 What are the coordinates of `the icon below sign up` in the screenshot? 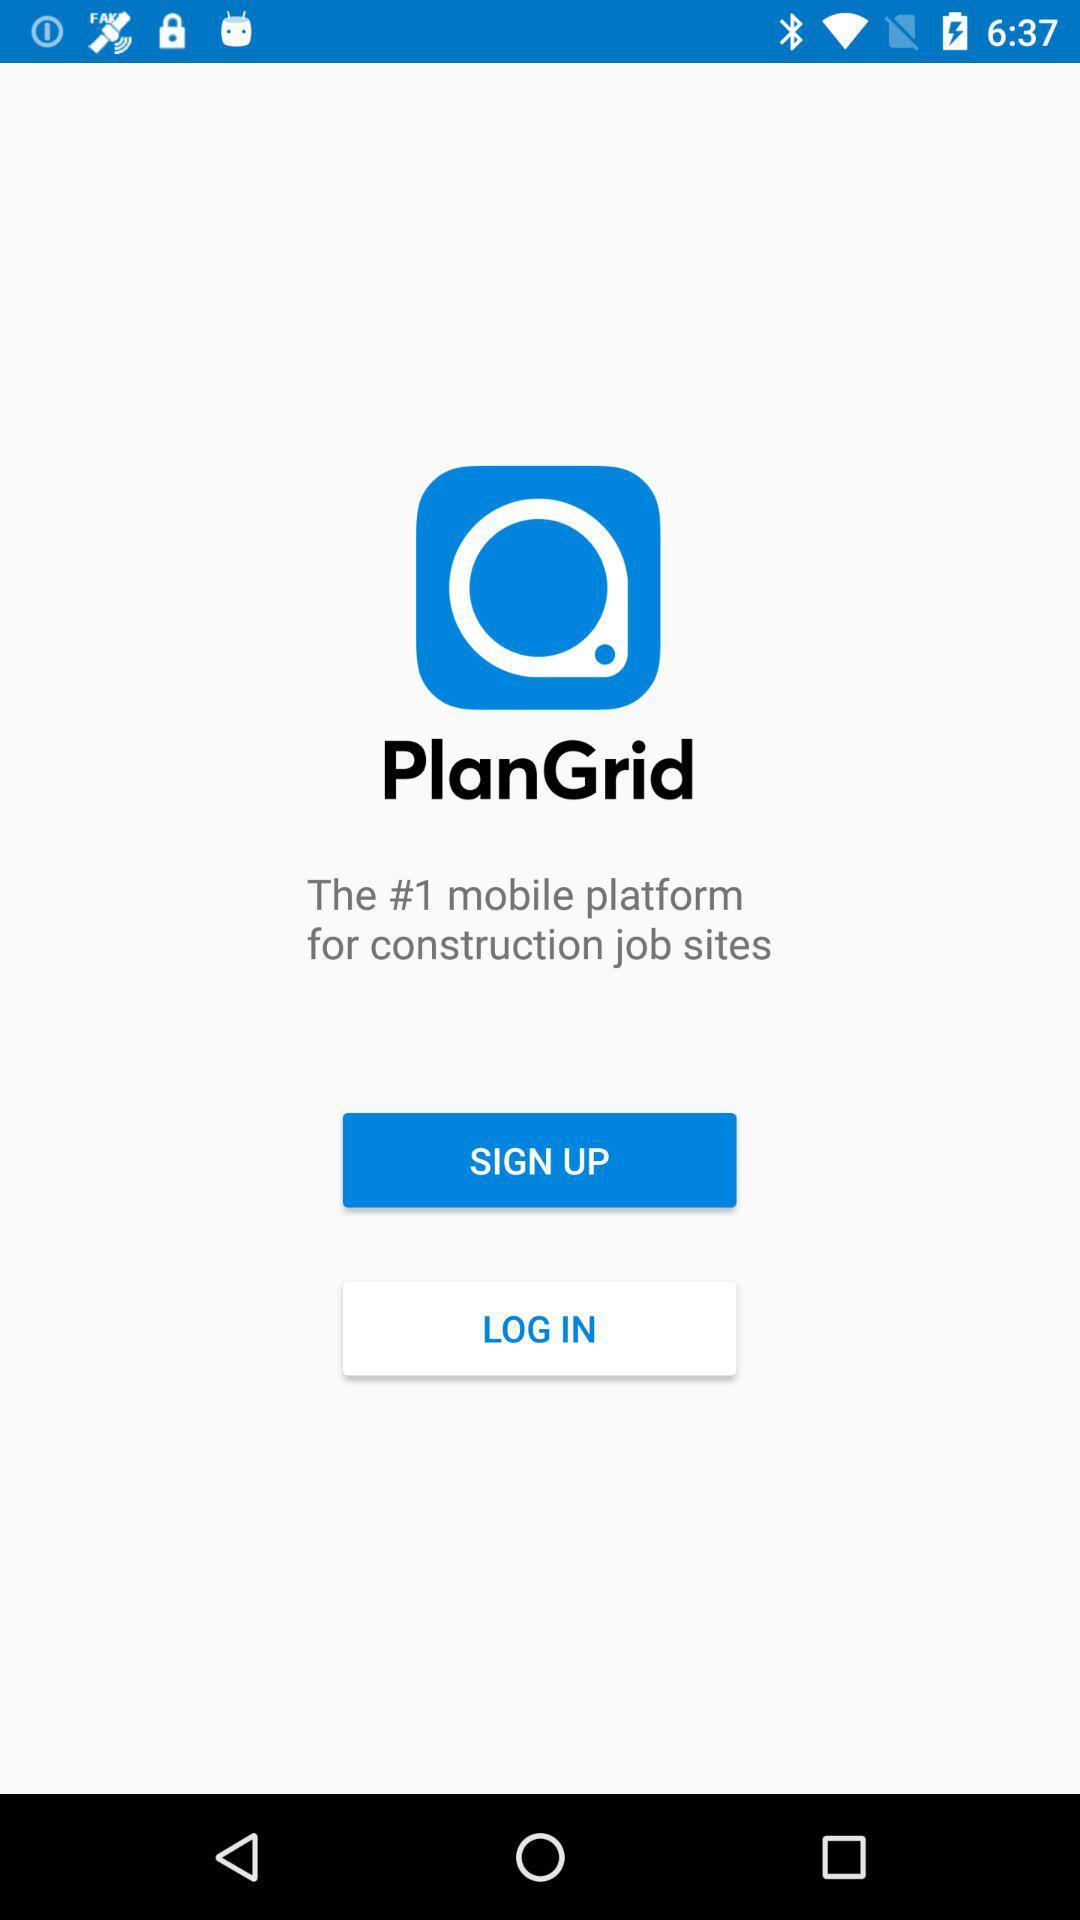 It's located at (538, 1328).